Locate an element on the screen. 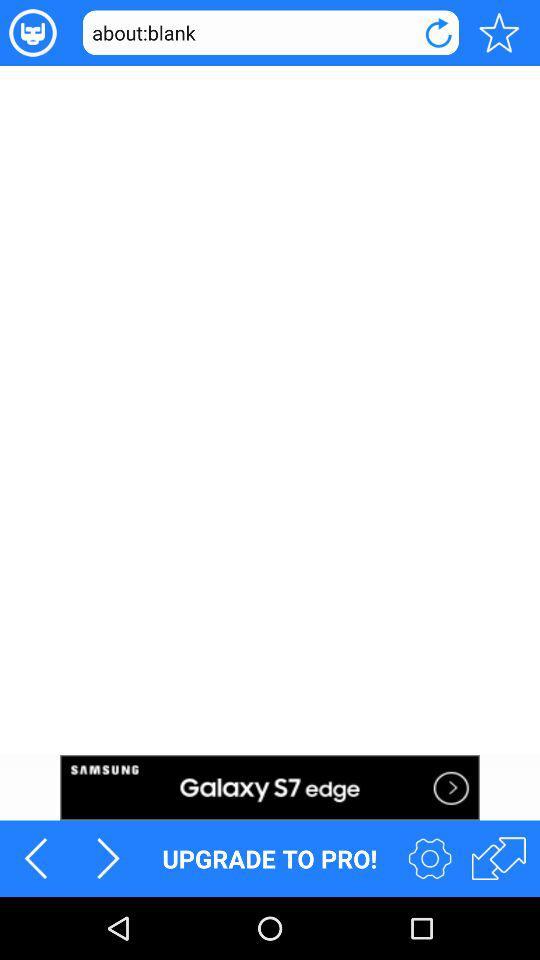 Image resolution: width=540 pixels, height=960 pixels. the arrow_backward icon is located at coordinates (36, 918).